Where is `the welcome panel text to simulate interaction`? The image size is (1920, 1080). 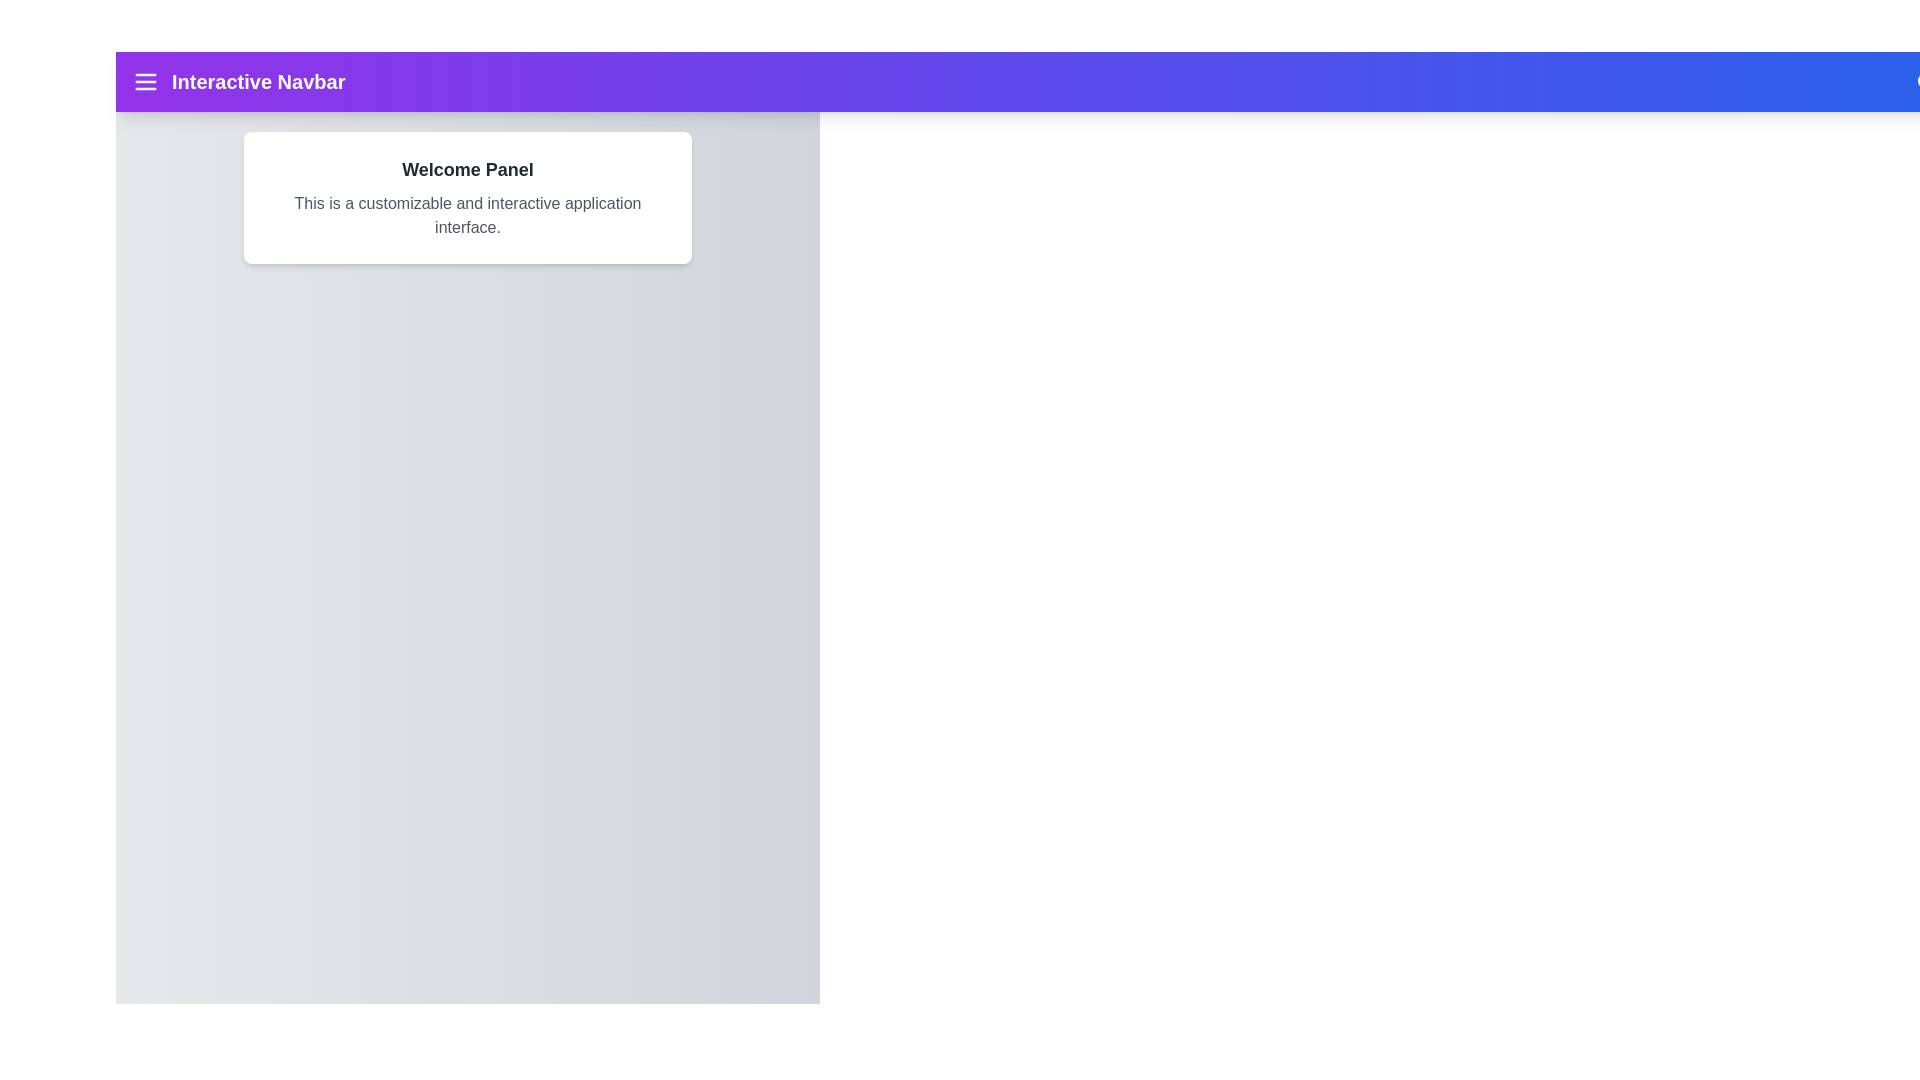 the welcome panel text to simulate interaction is located at coordinates (466, 197).